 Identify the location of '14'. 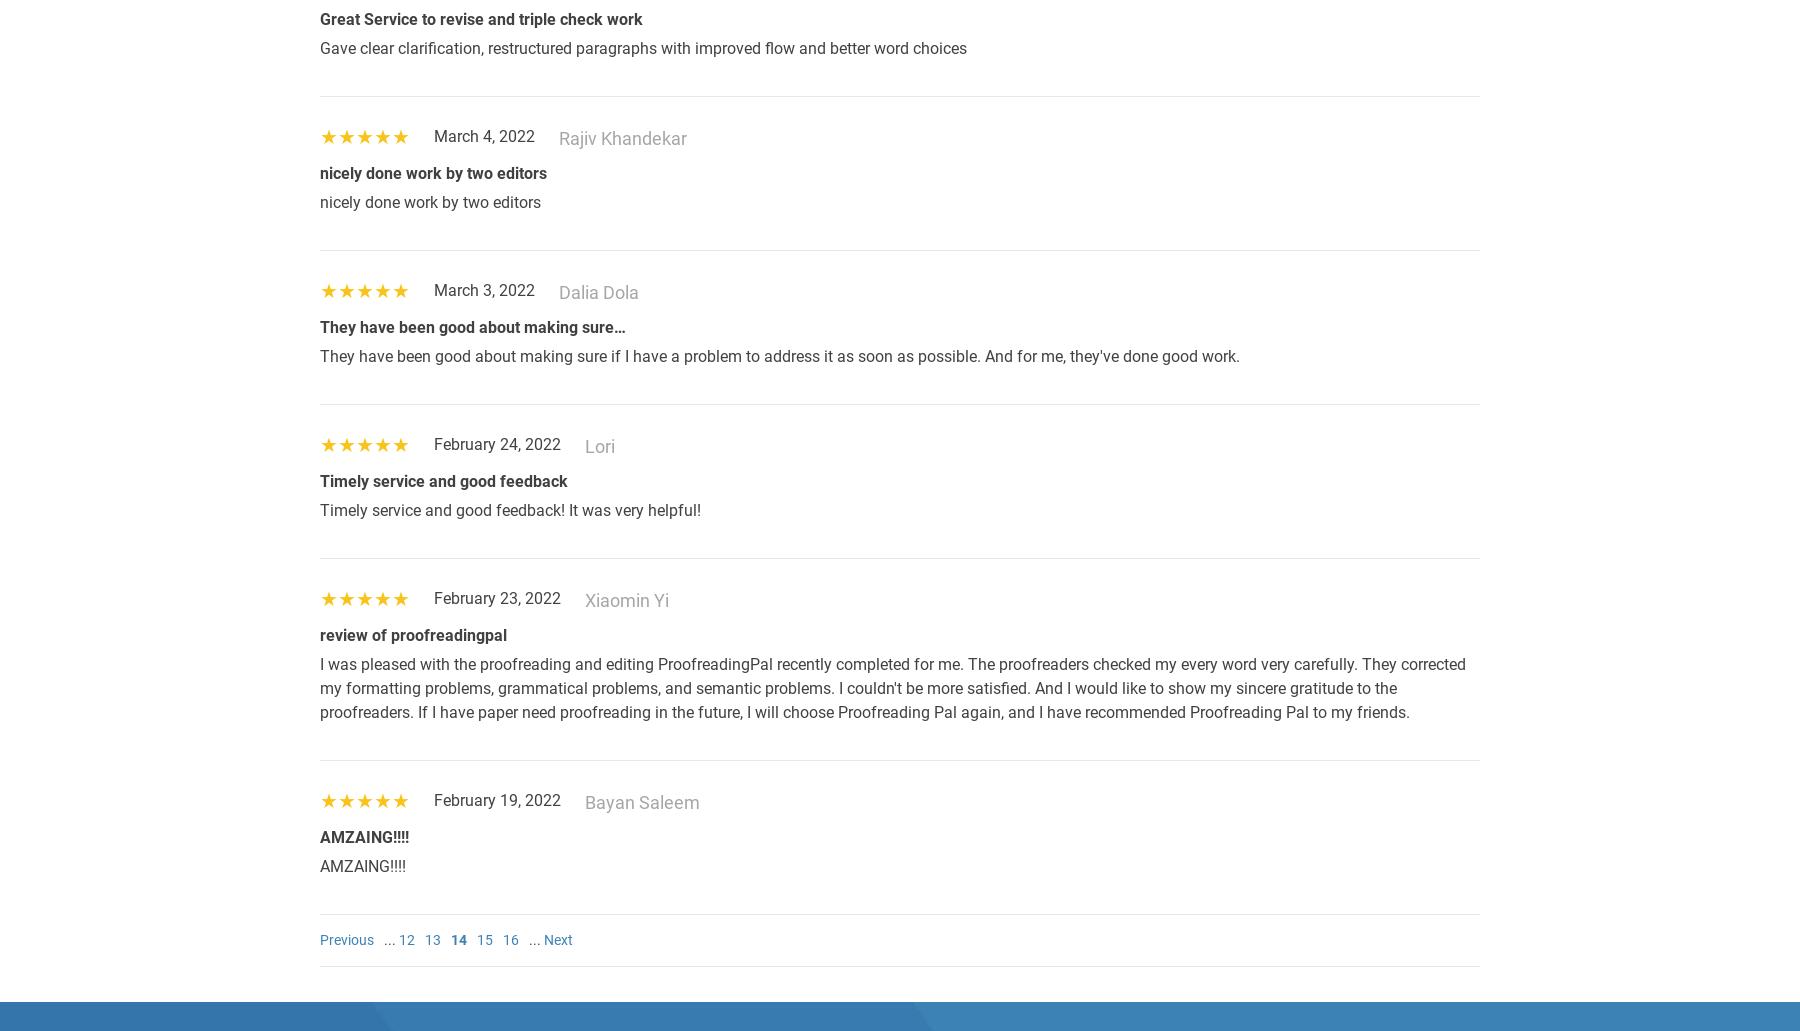
(458, 938).